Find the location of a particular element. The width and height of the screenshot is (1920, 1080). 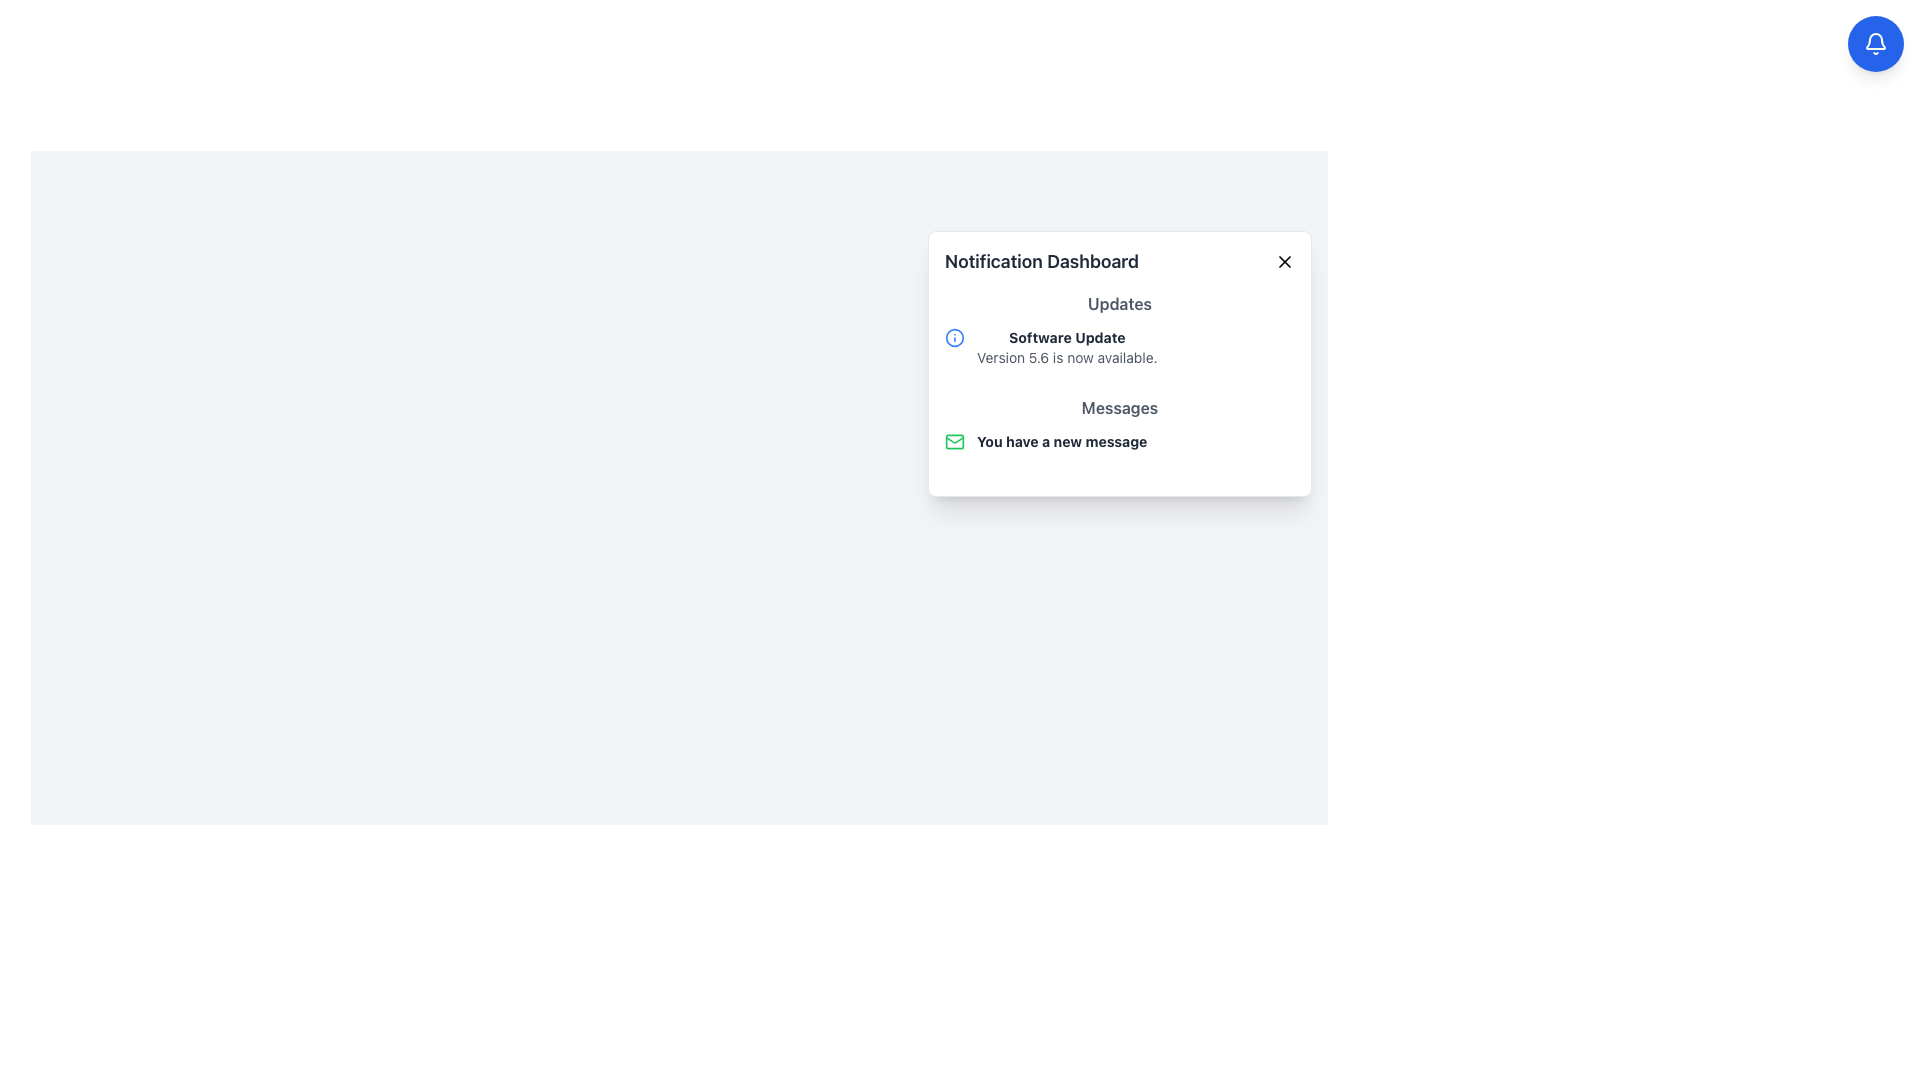

the chevron-like icon with a green outline representing an envelope located in the top-right corner of the notification panel is located at coordinates (954, 438).